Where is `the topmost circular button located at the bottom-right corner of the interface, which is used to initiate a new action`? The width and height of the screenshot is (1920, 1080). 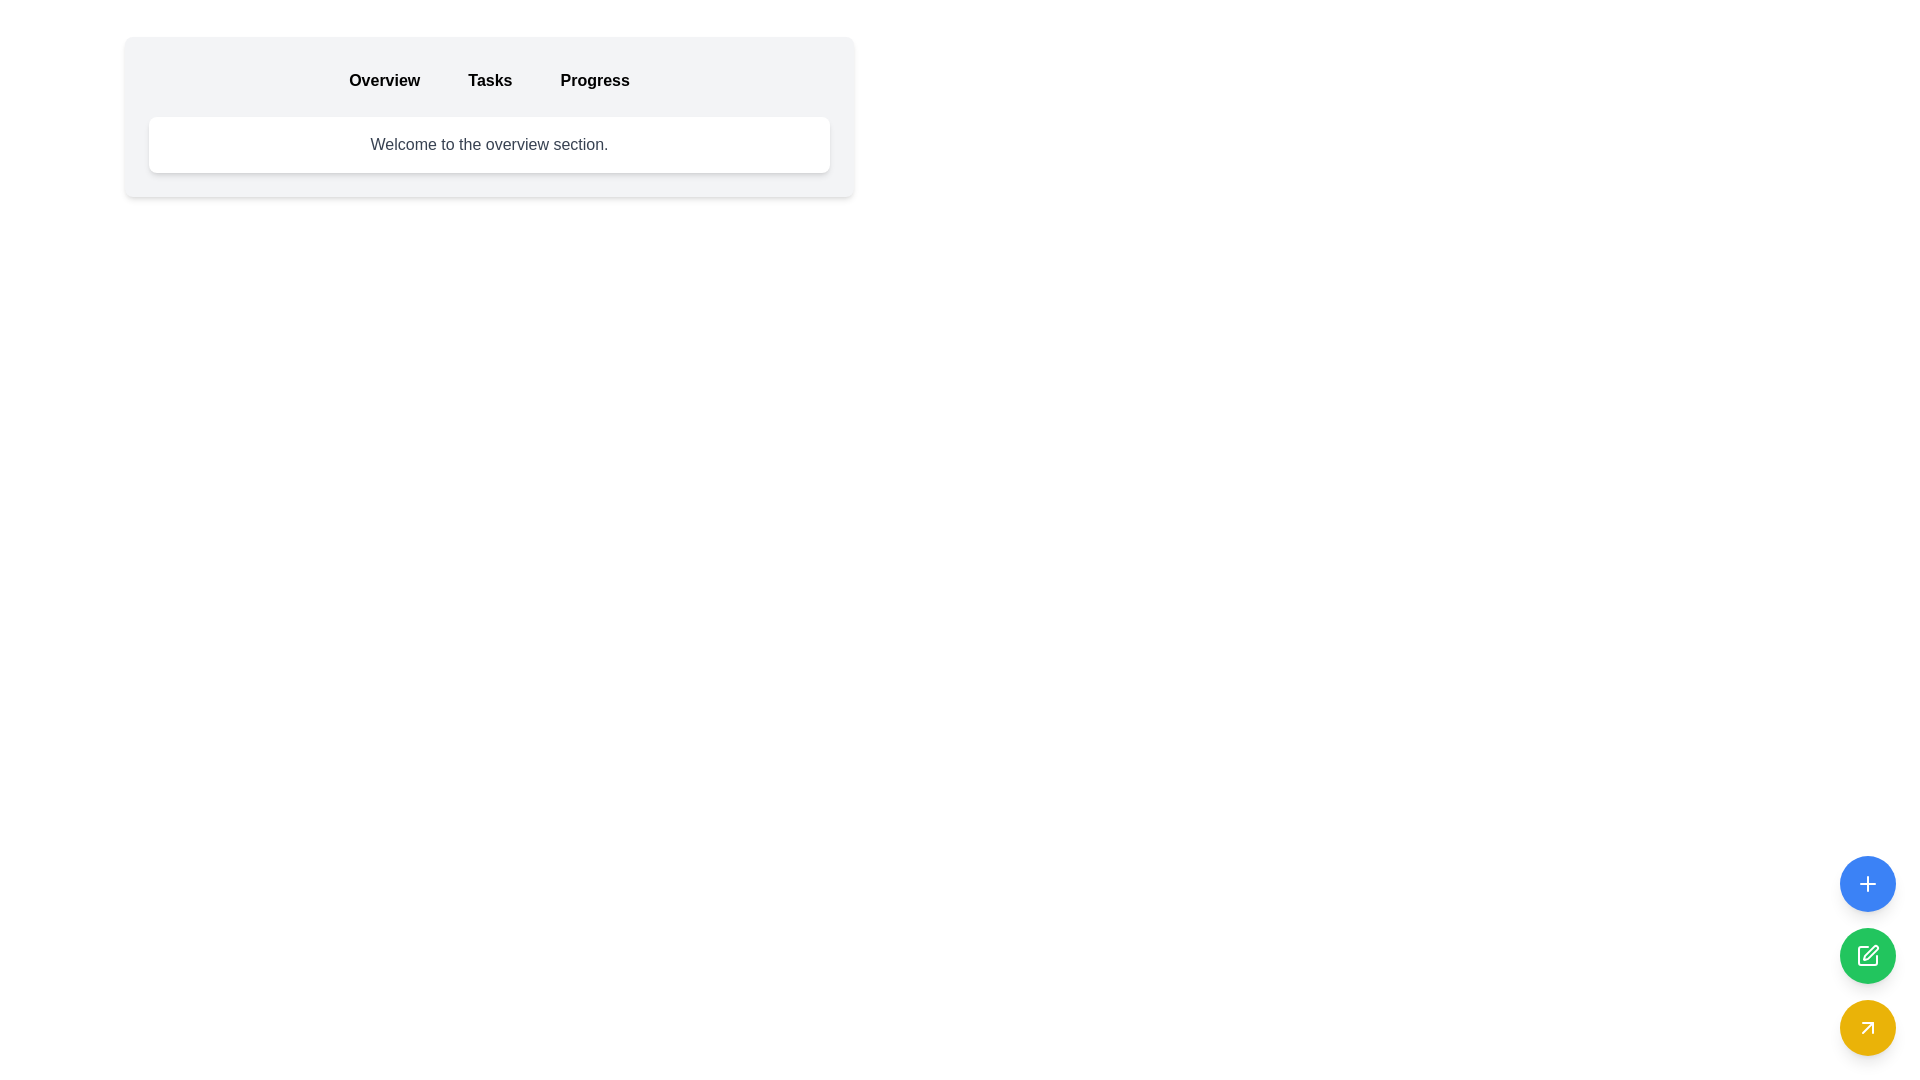
the topmost circular button located at the bottom-right corner of the interface, which is used to initiate a new action is located at coordinates (1866, 882).